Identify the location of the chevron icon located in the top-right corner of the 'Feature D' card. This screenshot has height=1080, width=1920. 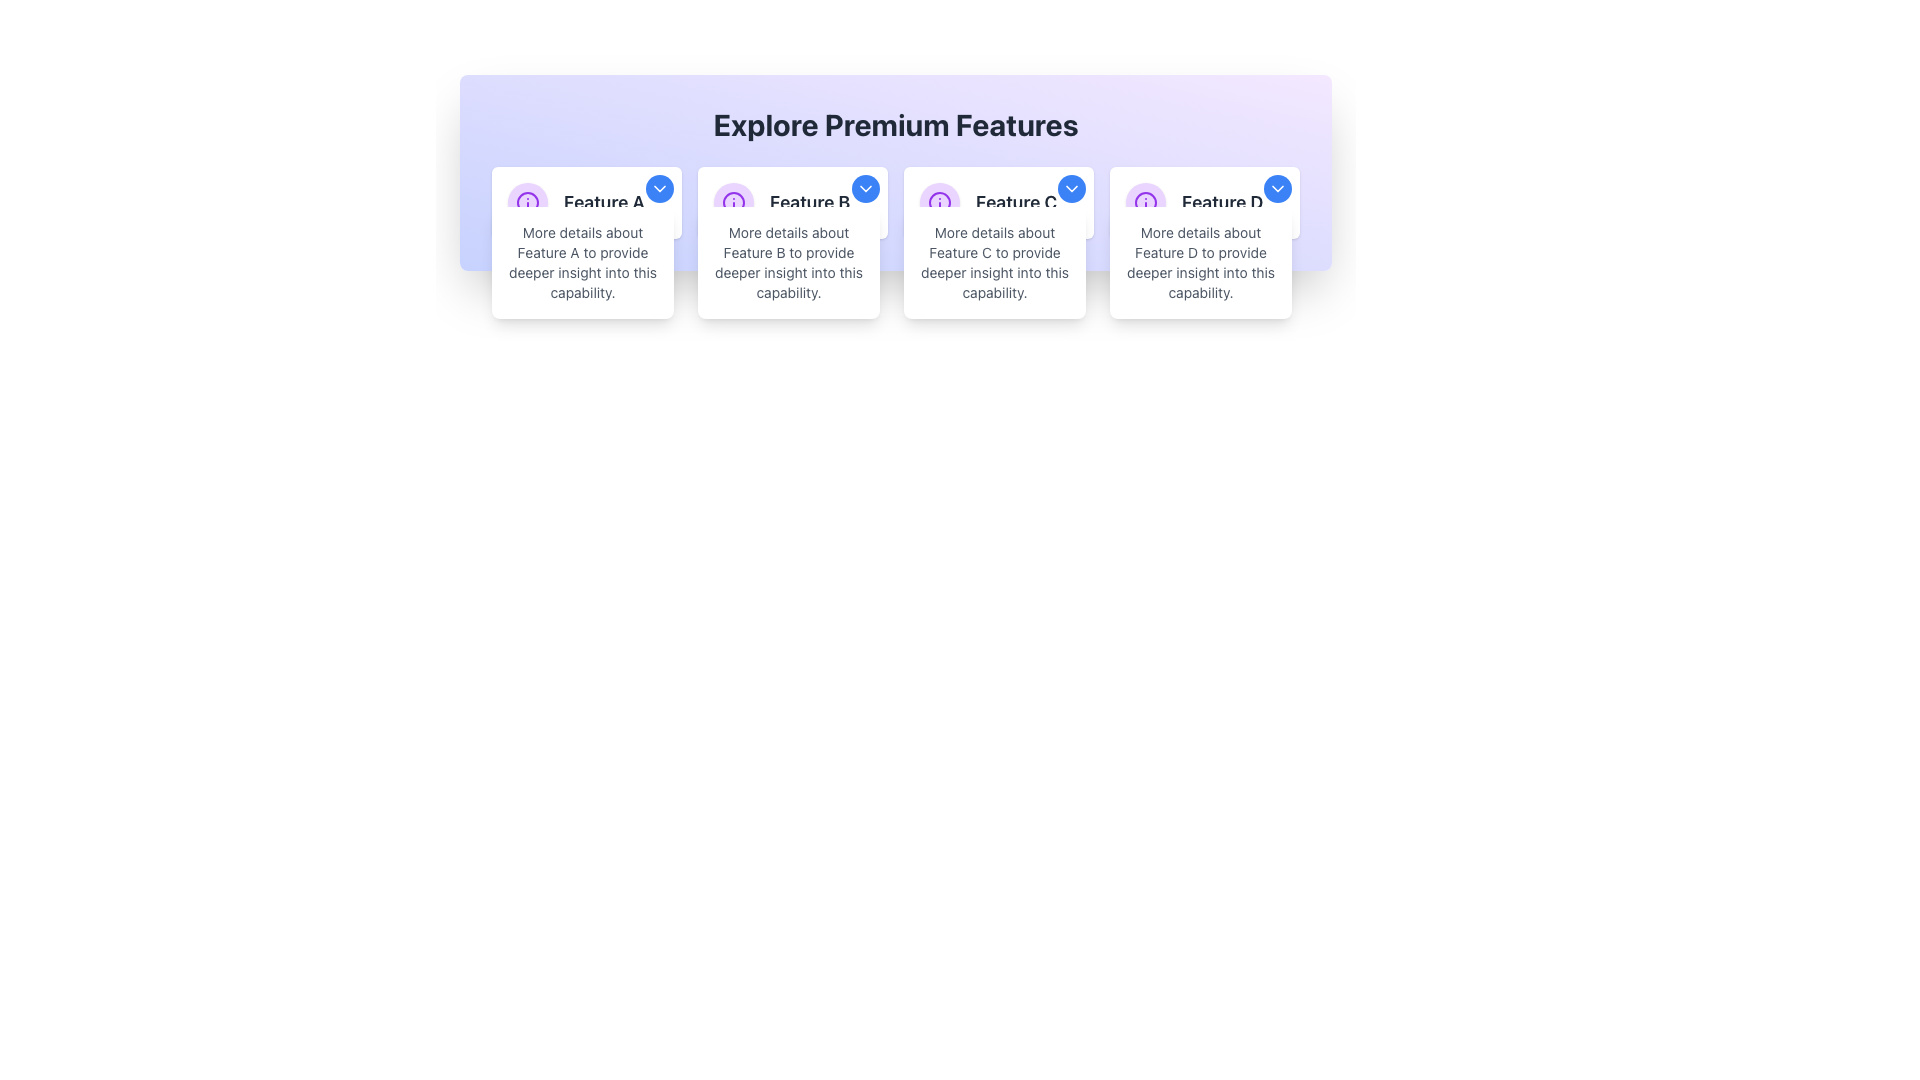
(1276, 189).